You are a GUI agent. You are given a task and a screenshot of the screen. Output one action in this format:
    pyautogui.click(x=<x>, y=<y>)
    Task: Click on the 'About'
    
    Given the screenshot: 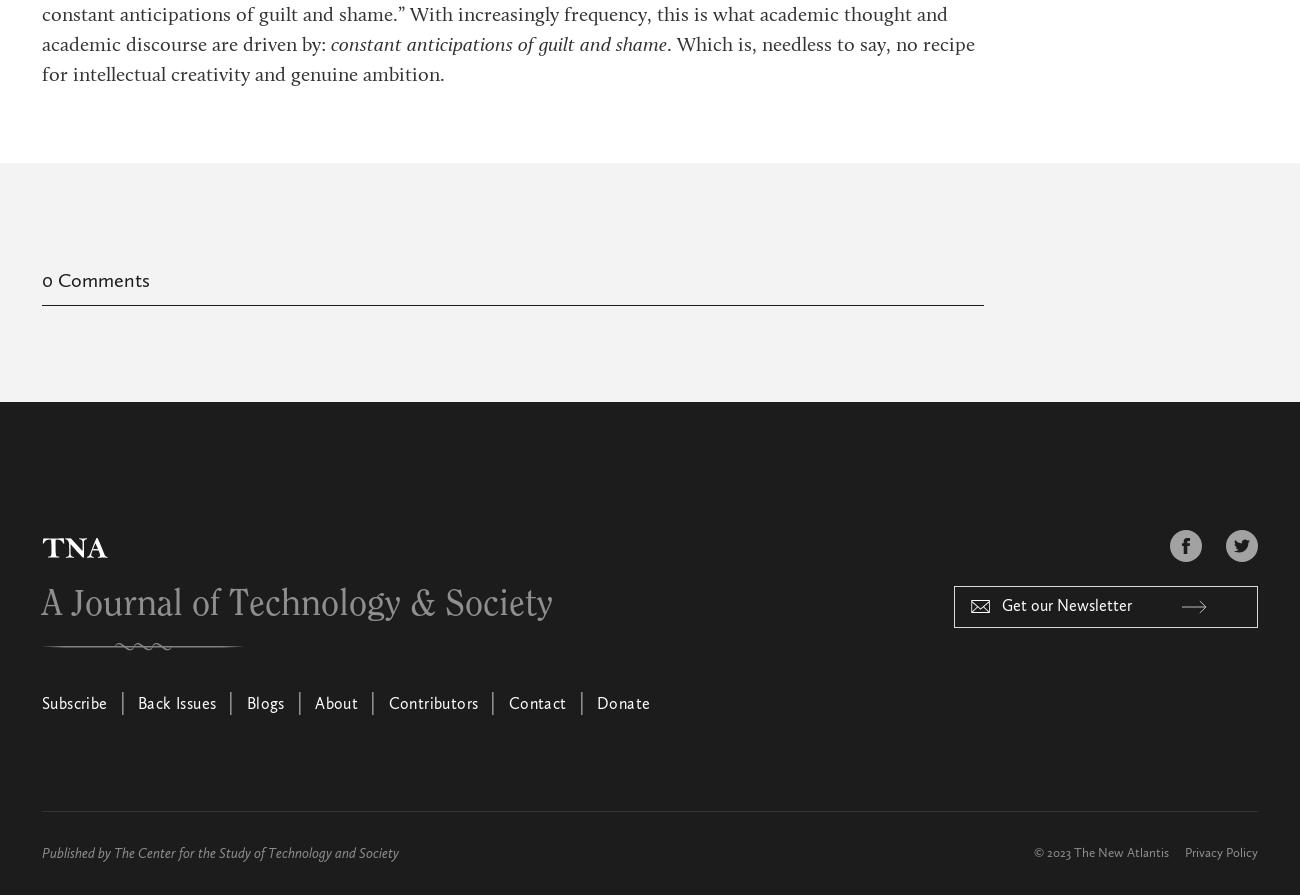 What is the action you would take?
    pyautogui.click(x=335, y=703)
    